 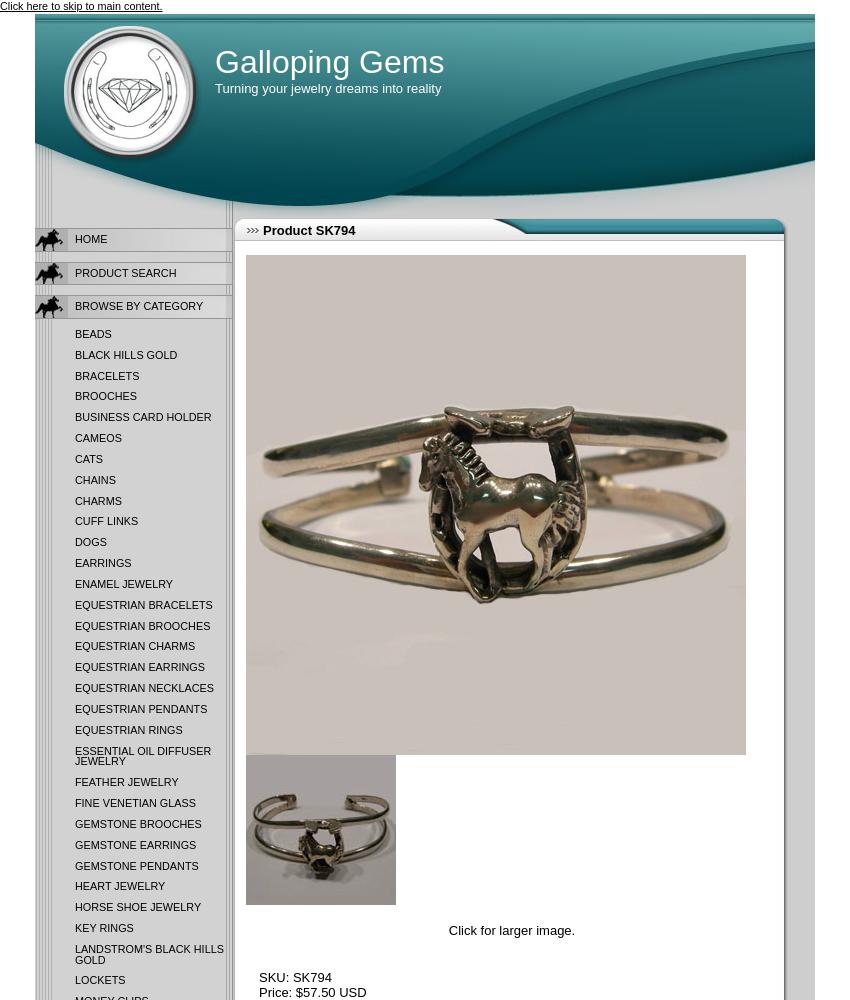 What do you see at coordinates (329, 62) in the screenshot?
I see `'Galloping Gems'` at bounding box center [329, 62].